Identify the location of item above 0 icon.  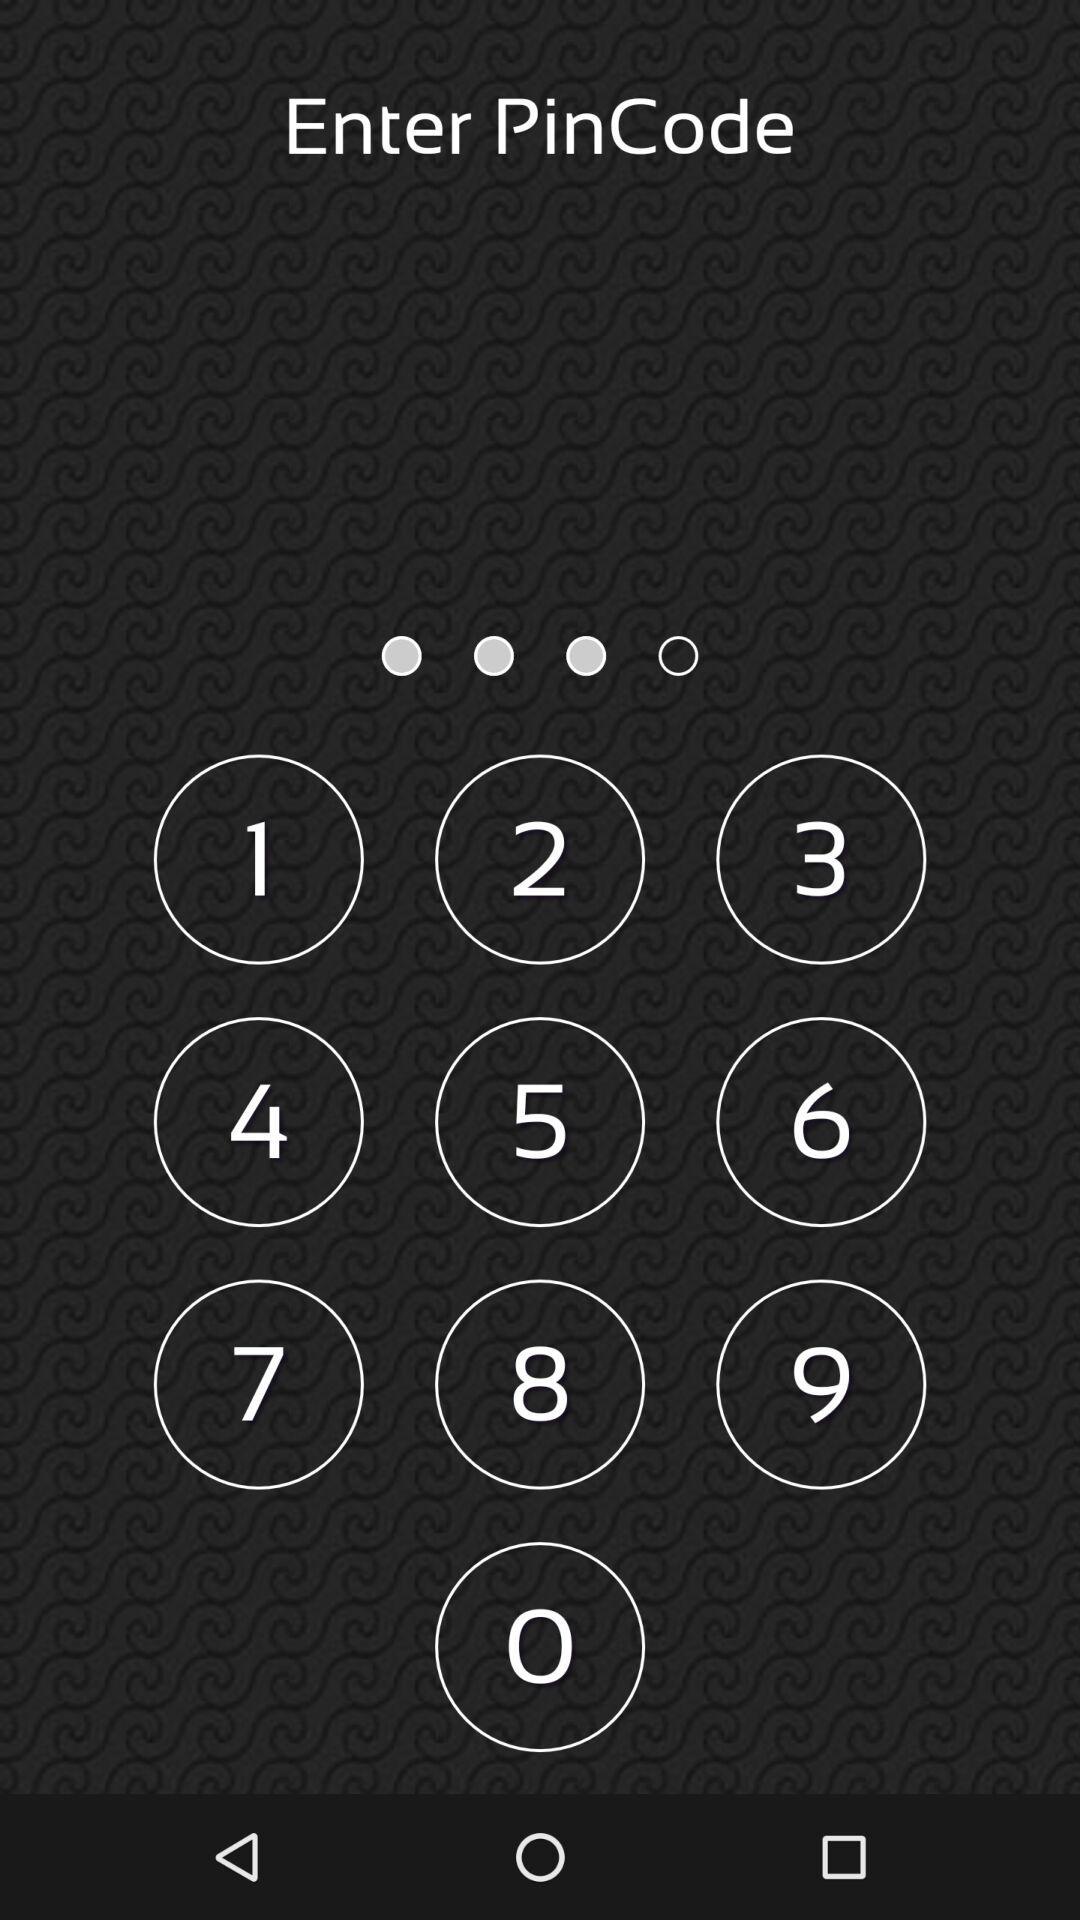
(540, 1383).